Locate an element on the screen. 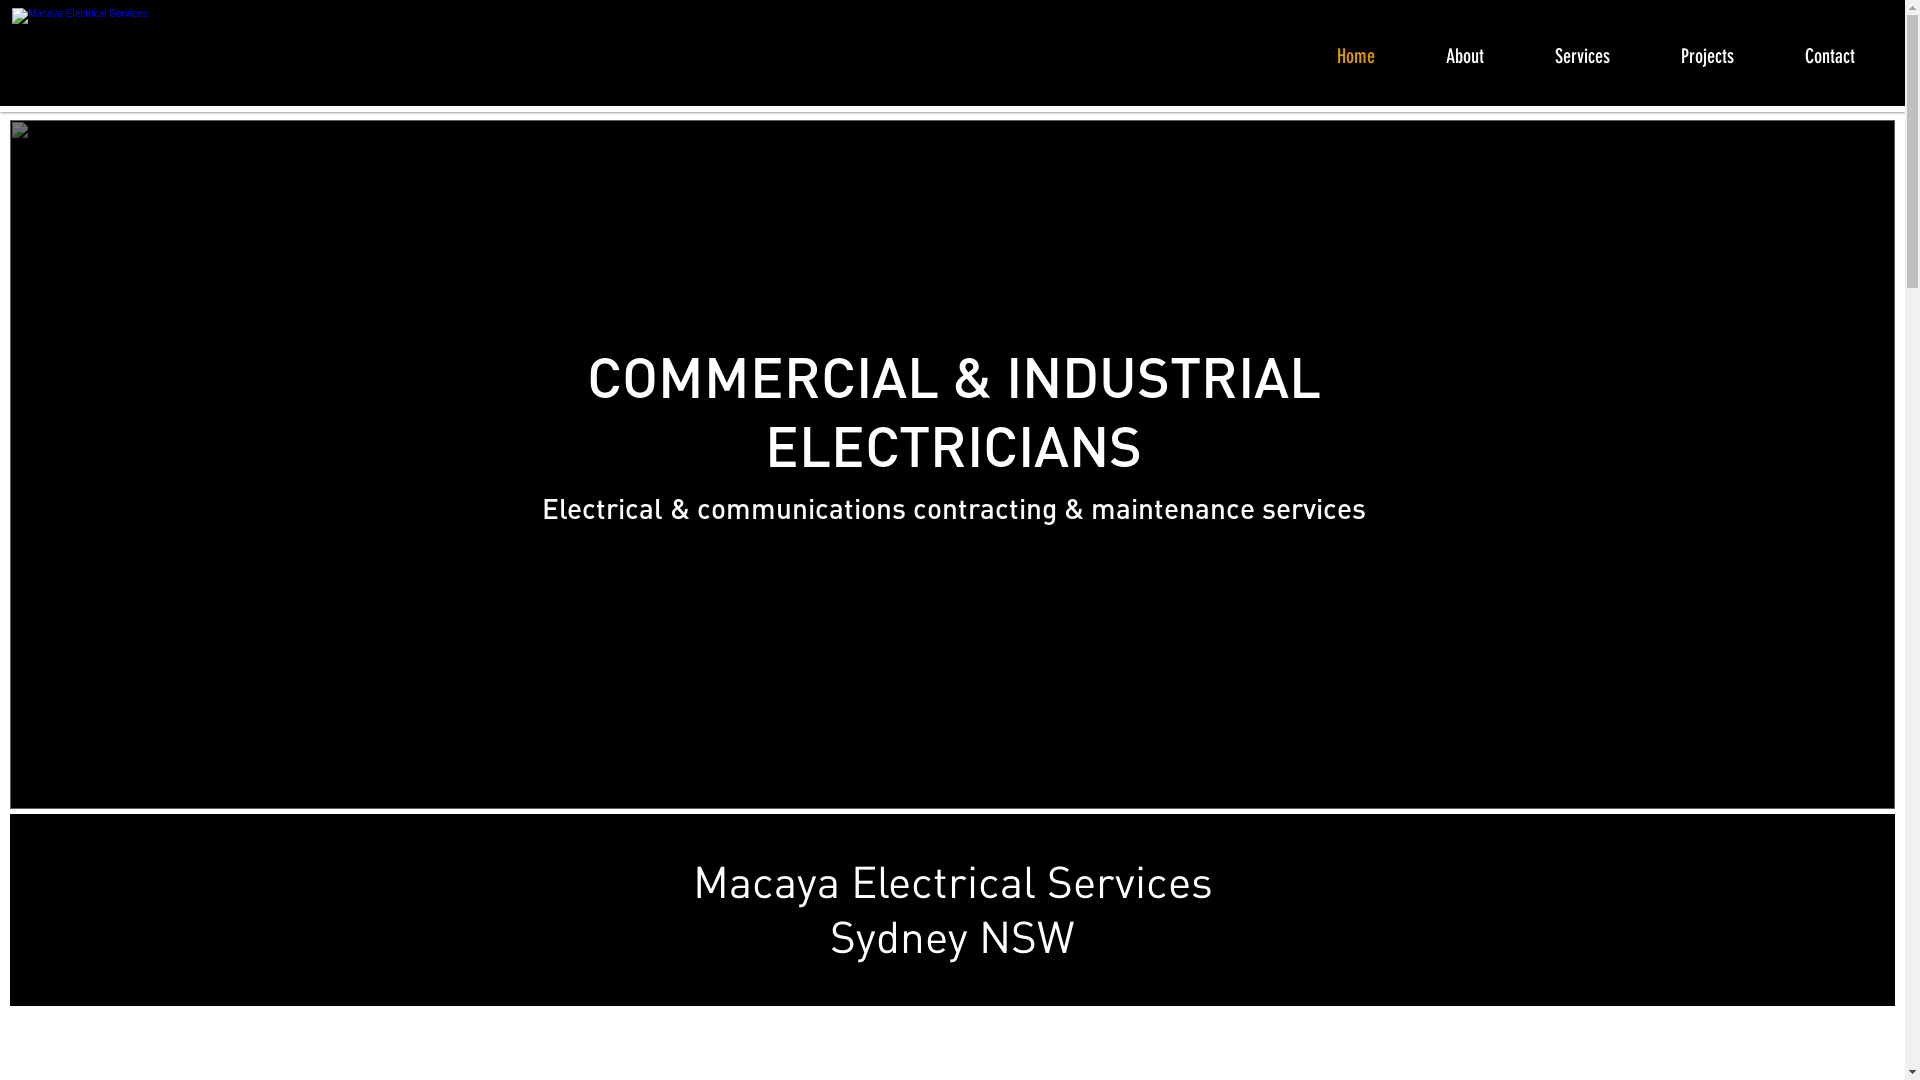 The height and width of the screenshot is (1080, 1920). 'Services' is located at coordinates (1597, 52).